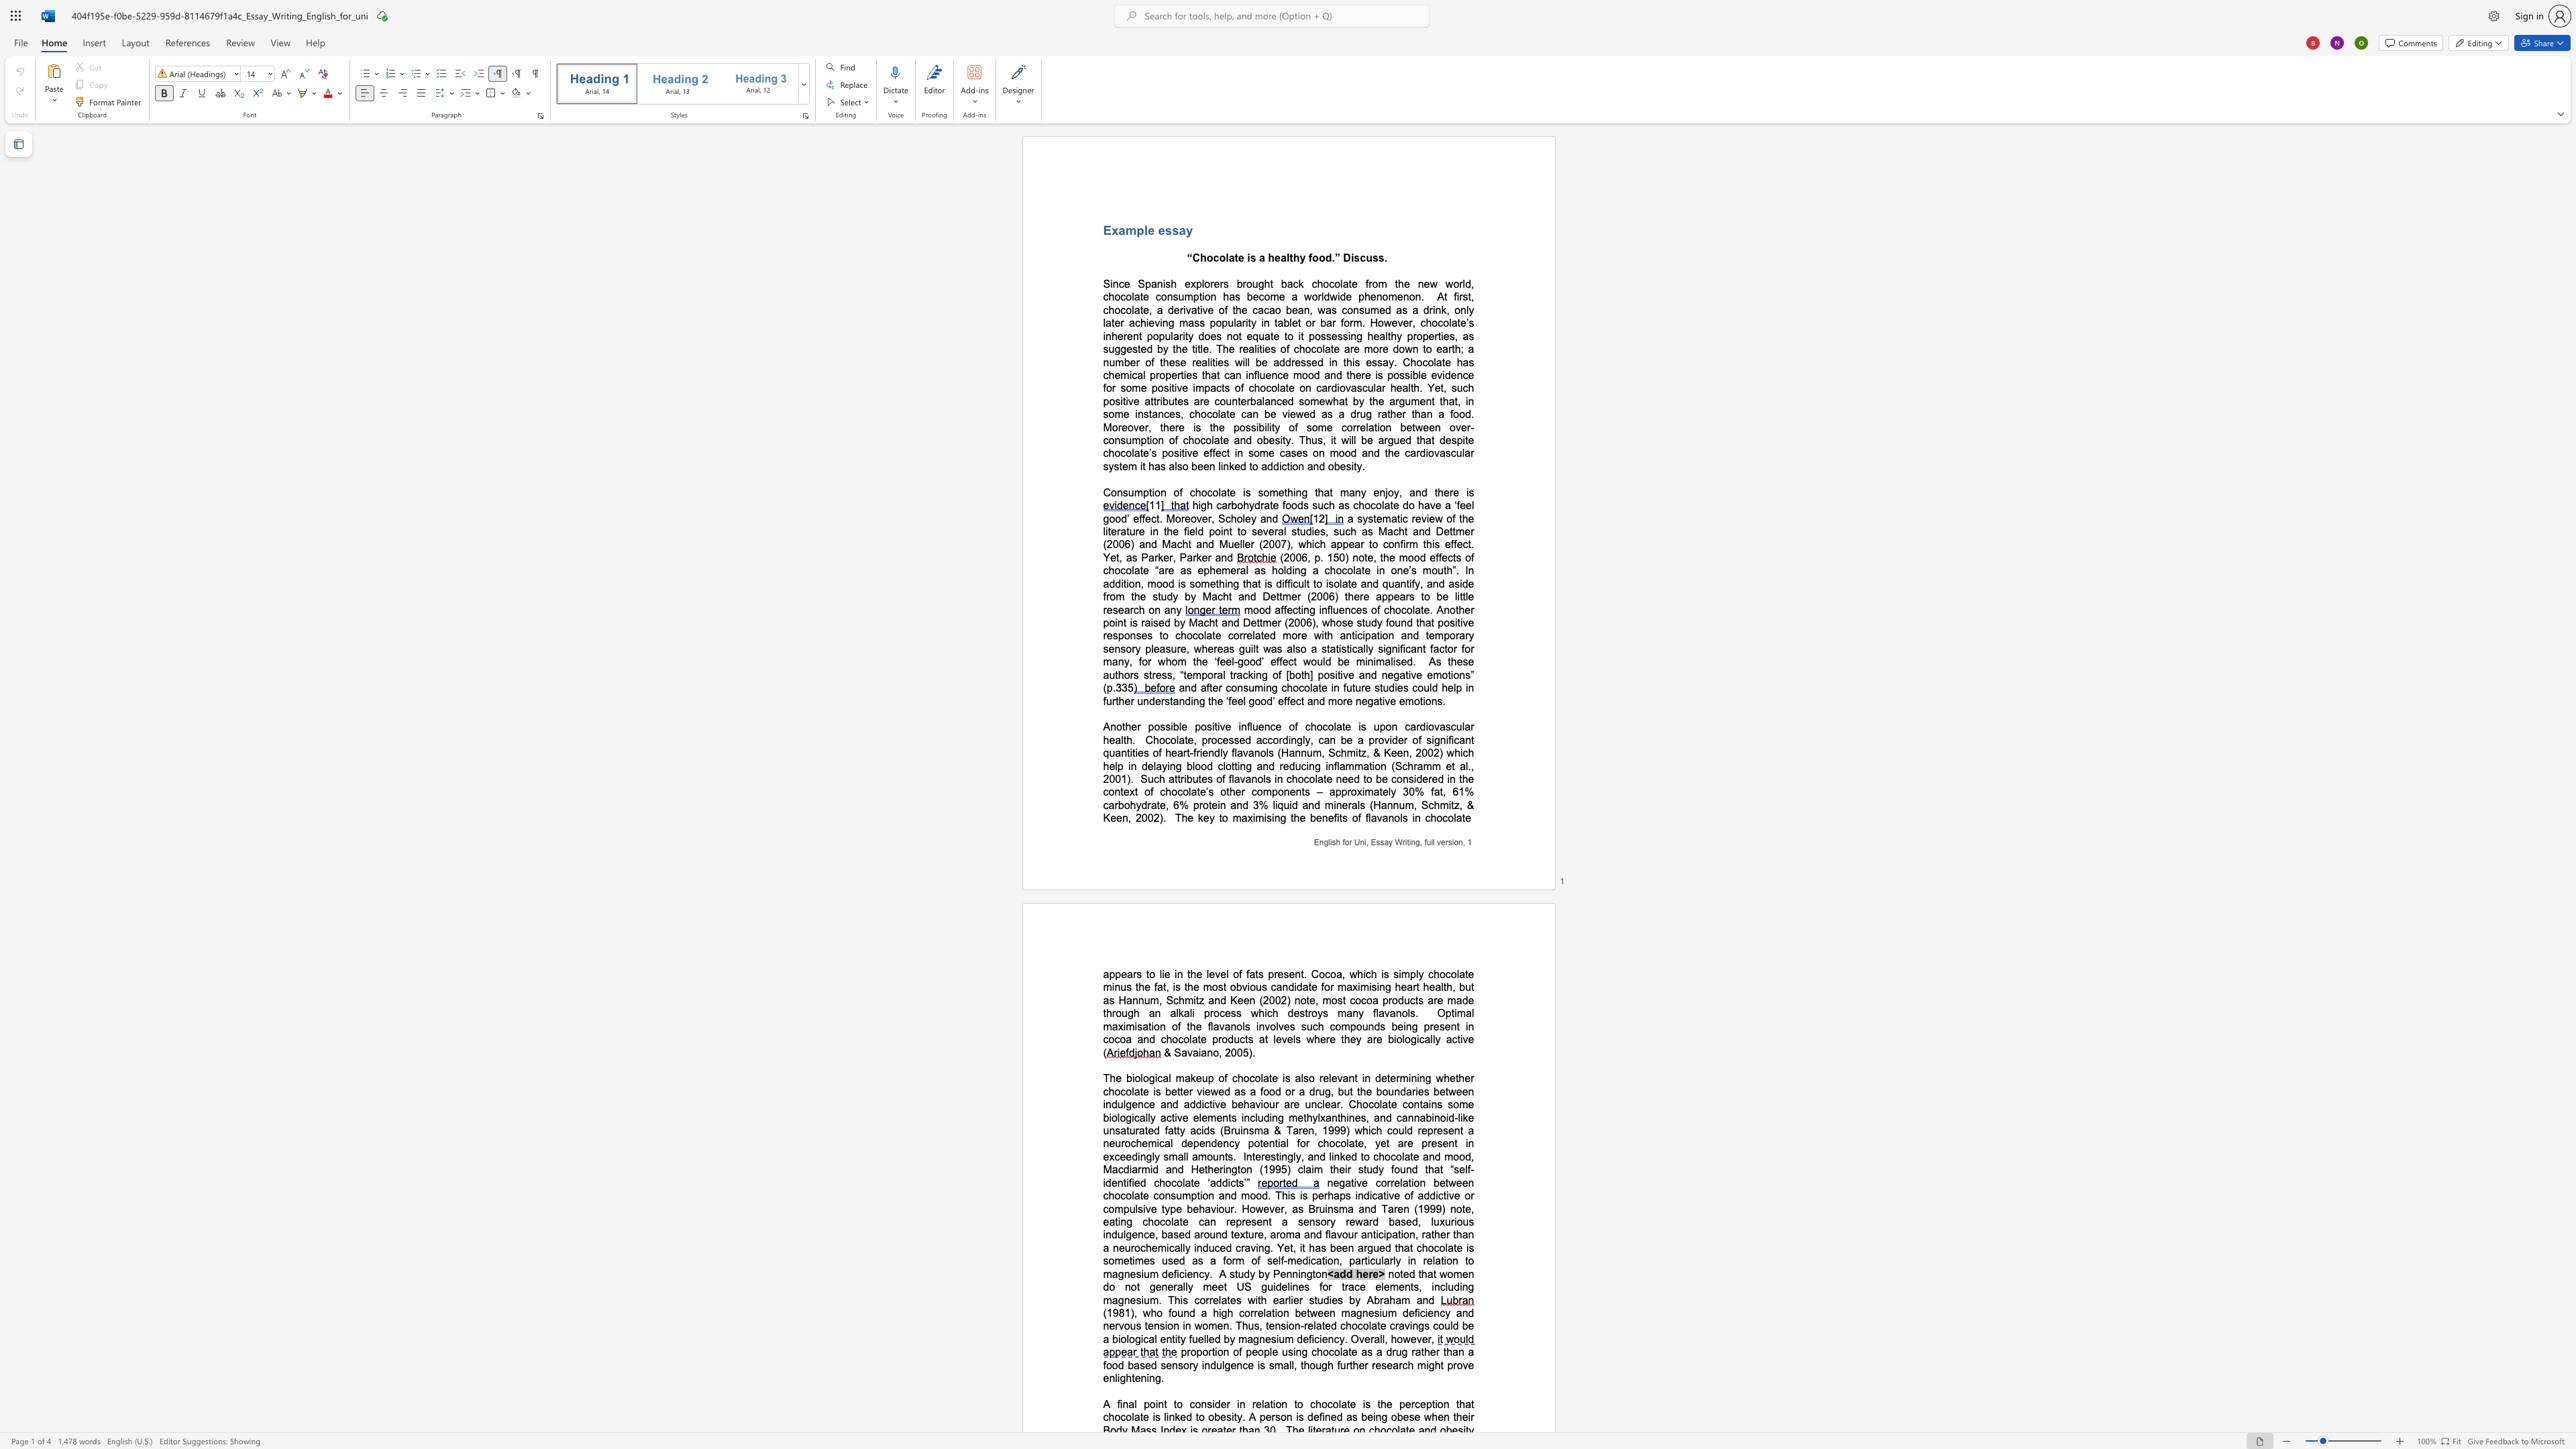 The width and height of the screenshot is (2576, 1449). Describe the element at coordinates (1203, 1339) in the screenshot. I see `the subset text "lled by magnesium deficiency. Overall, howev" within the text "(1981), who found a high correlation between magnesium deficiency and nervous tension in women. Thus, tension-related chocolate cravings could be a biological entity fuelled by magnesium deficiency. Overall, however,"` at that location.